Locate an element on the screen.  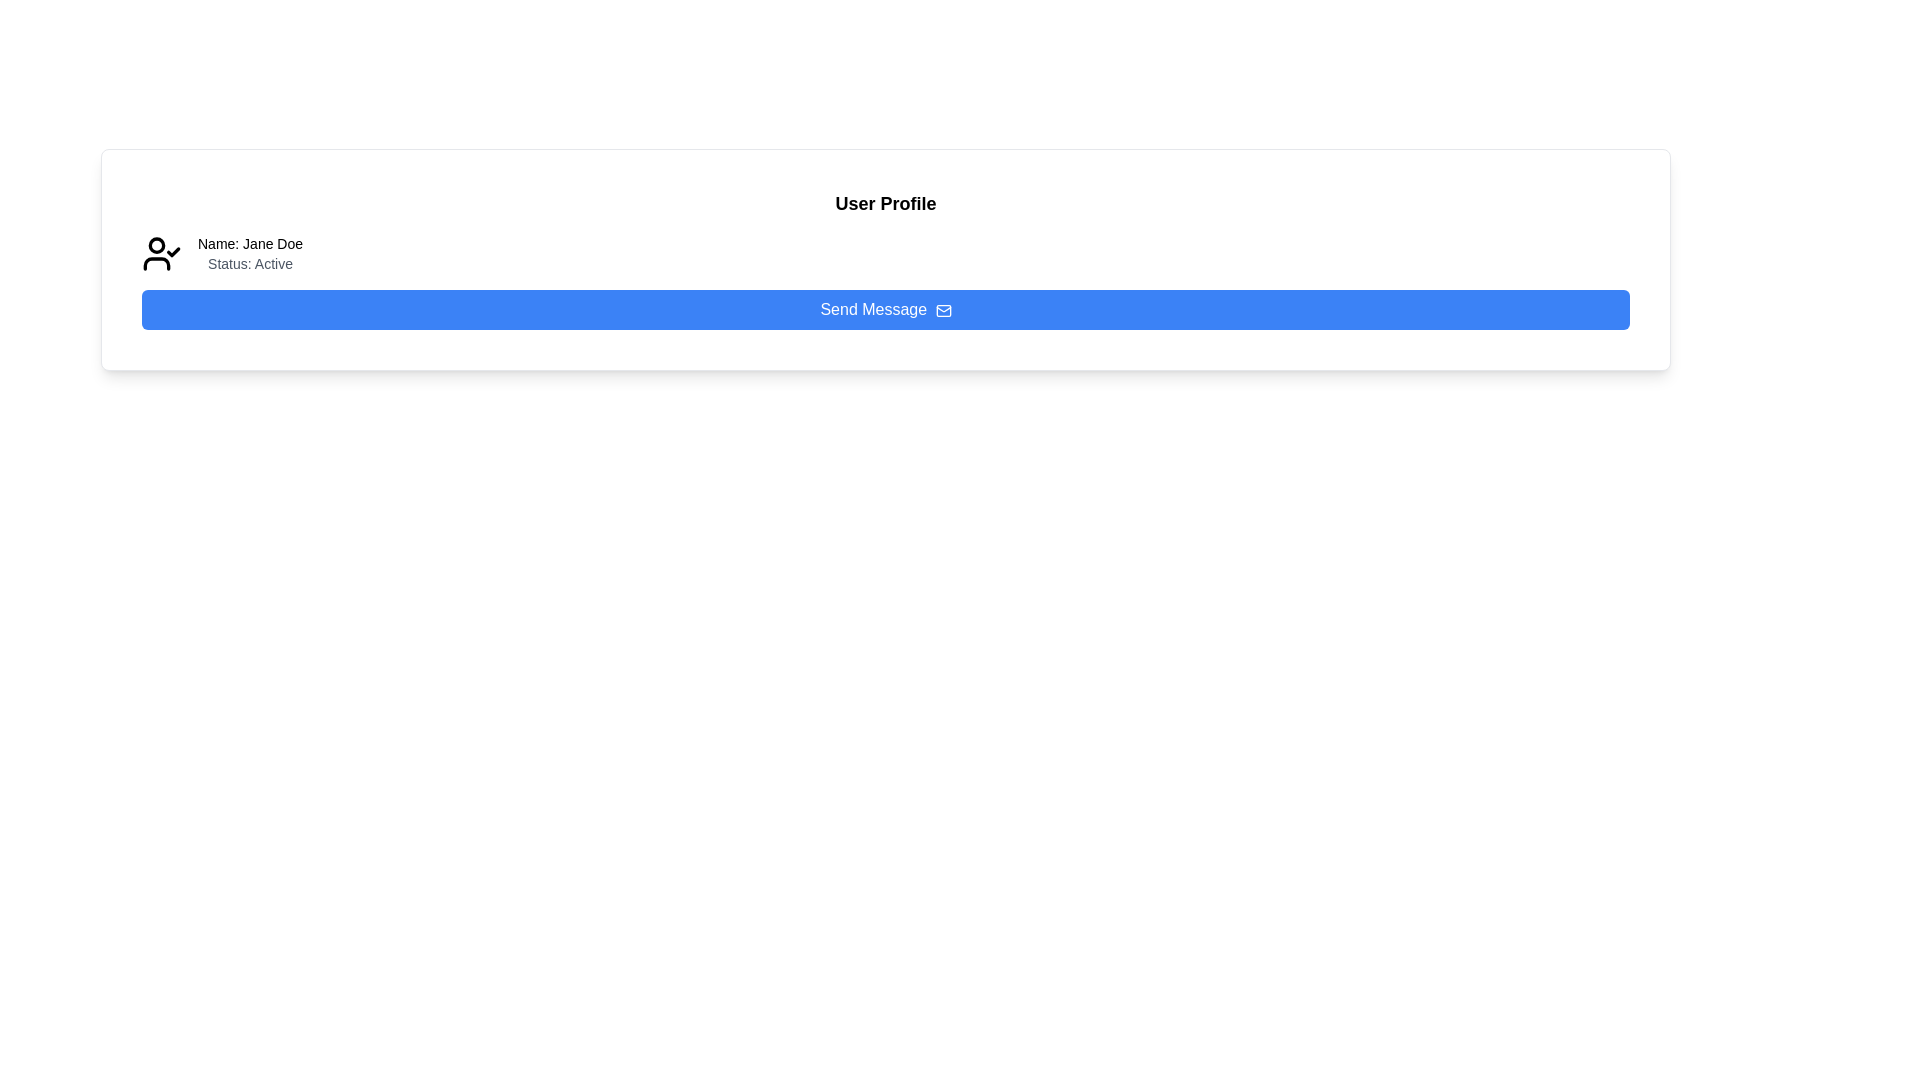
the text label displaying the status 'Active', which is positioned below the name field 'Name: Jane Doe' is located at coordinates (249, 262).